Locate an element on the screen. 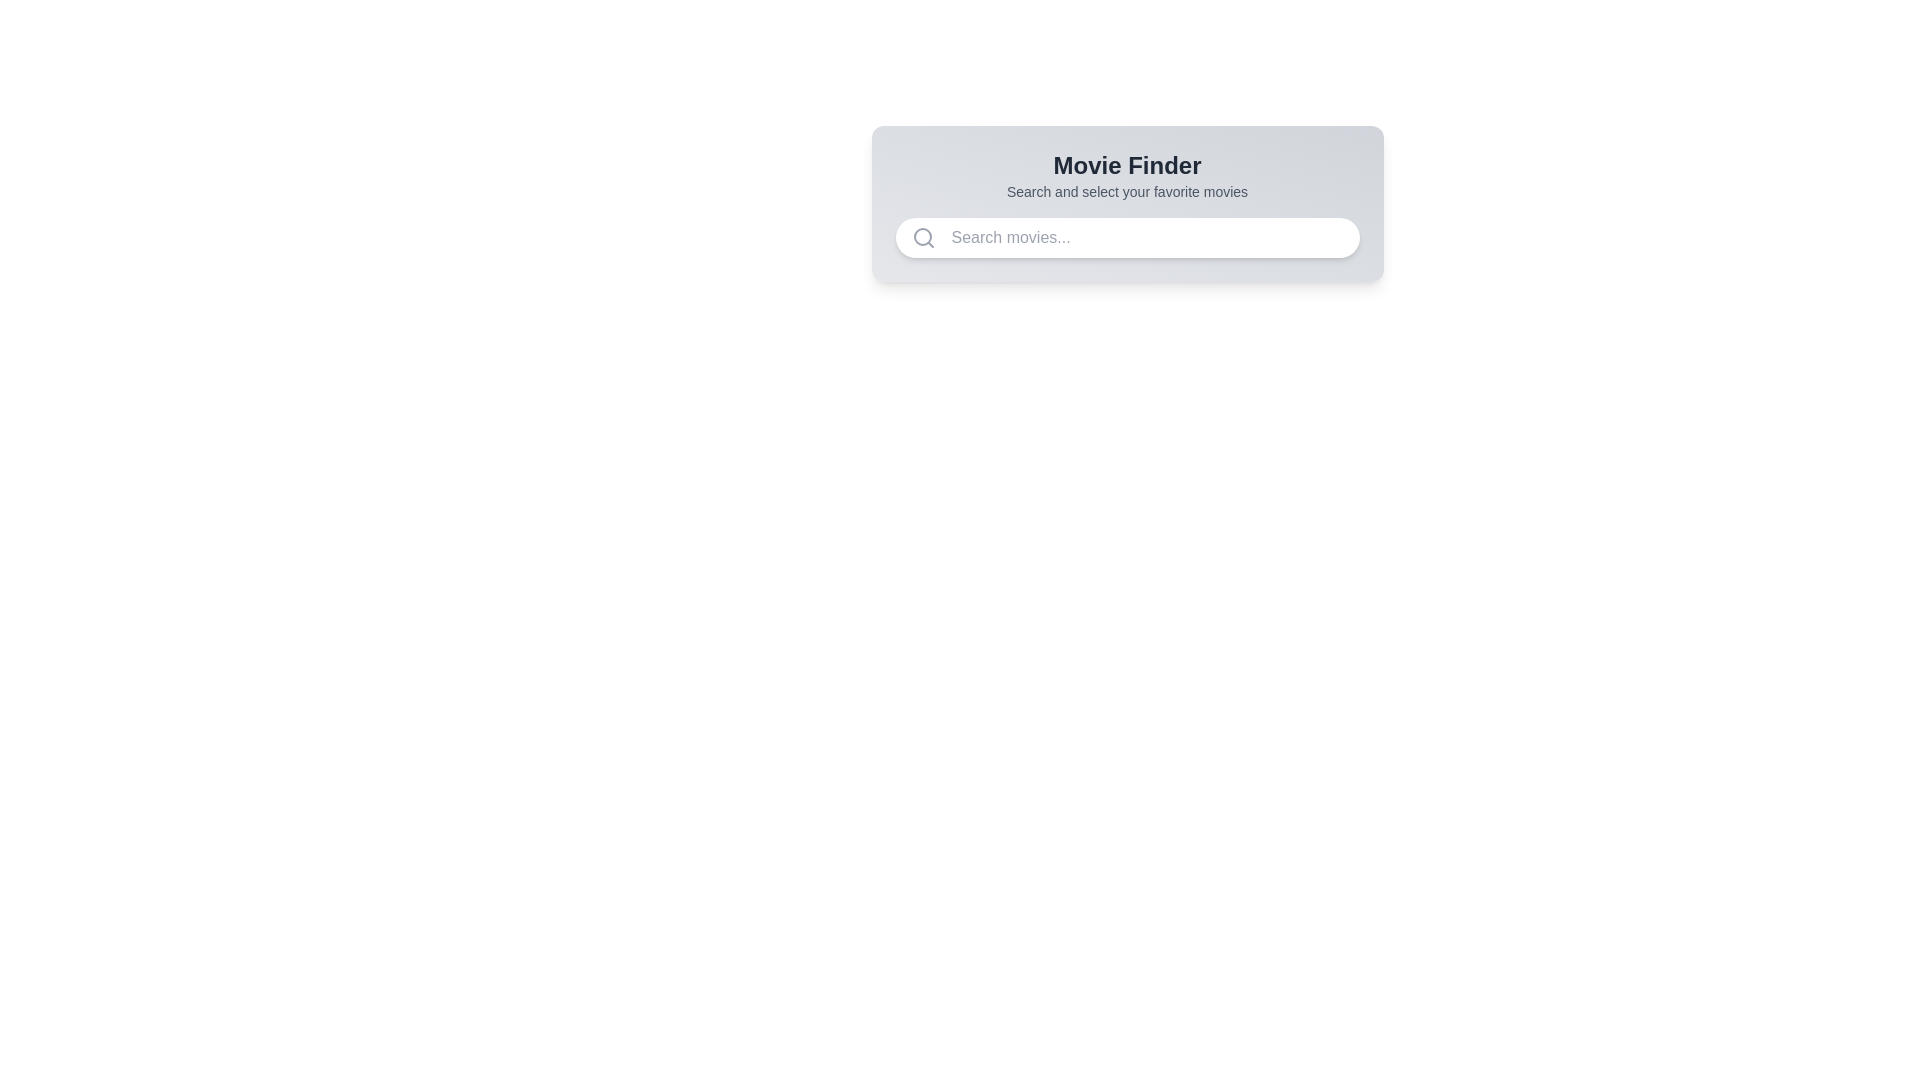  the 'Movie Finder' text label which is prominently displayed in bold and large font against a light gray background is located at coordinates (1127, 164).